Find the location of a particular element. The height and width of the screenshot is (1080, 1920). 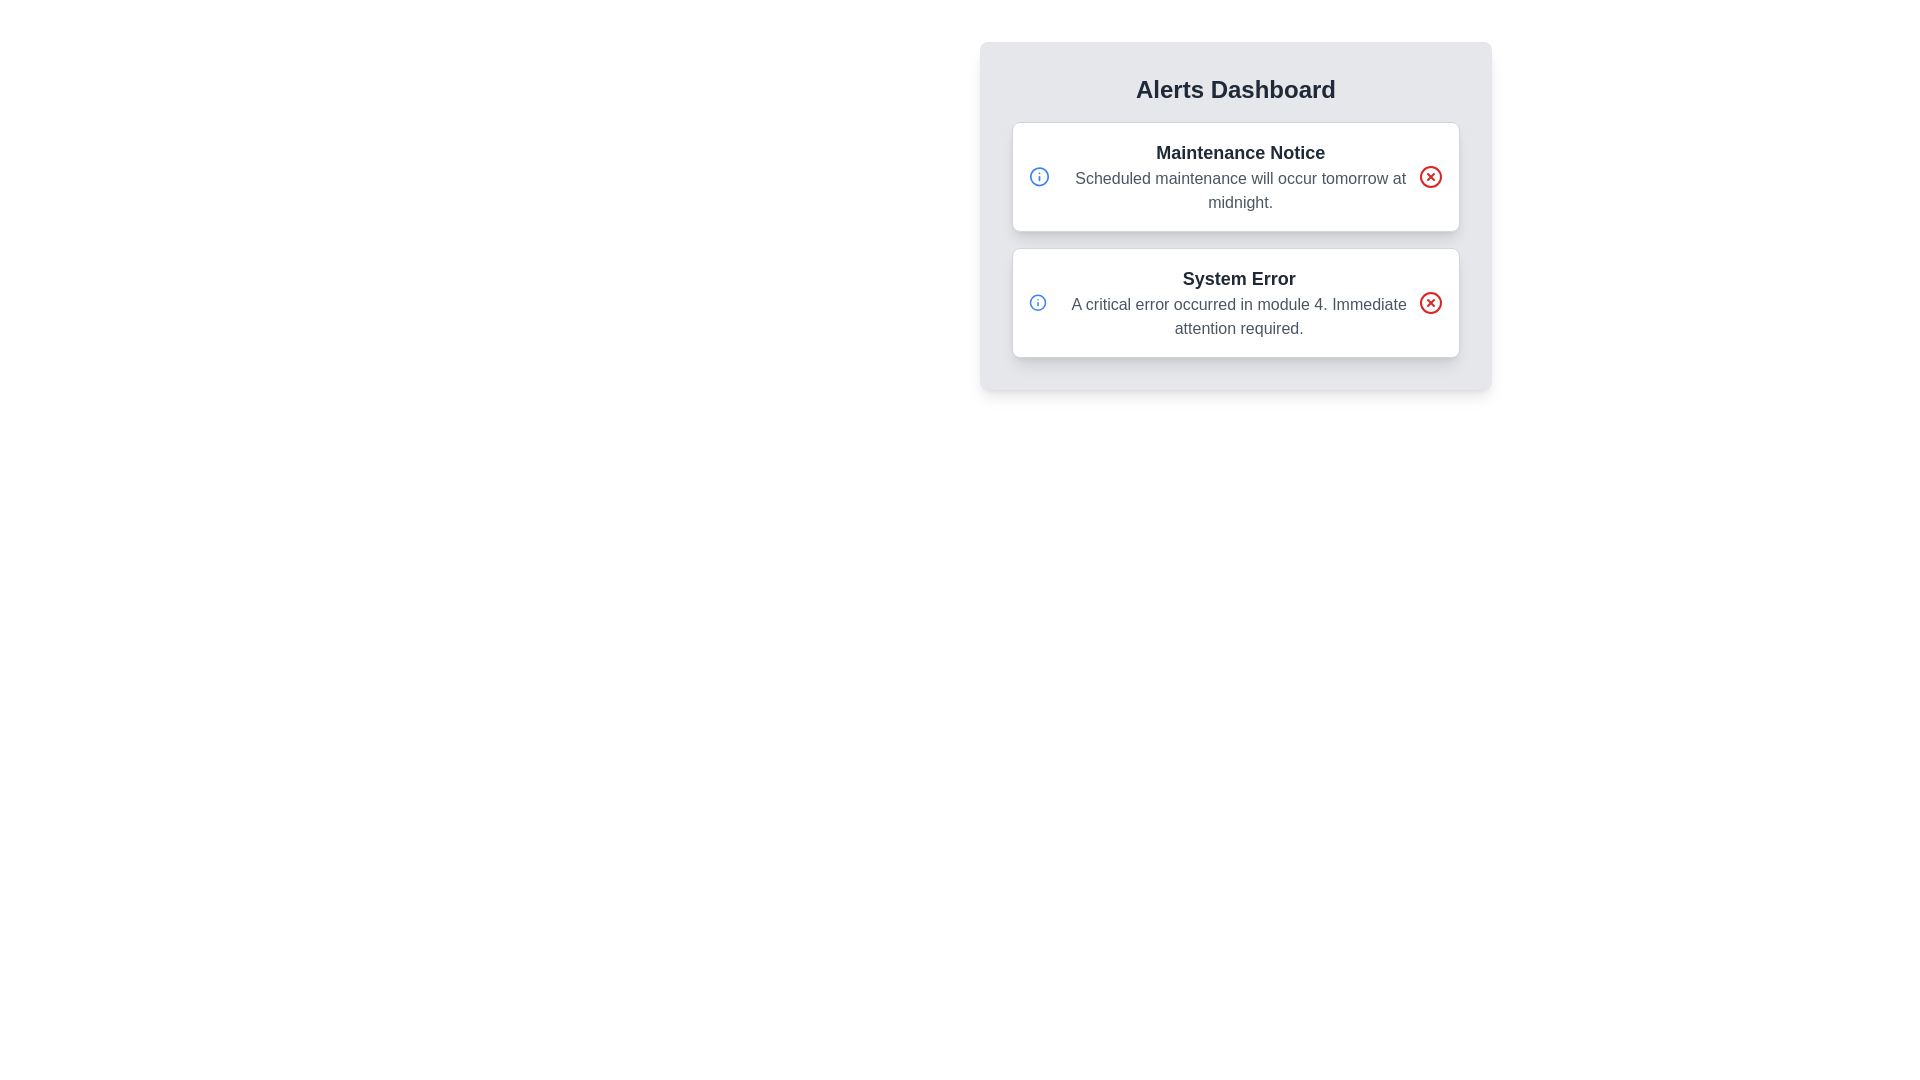

the 'Maintenance Notice' text label, which is prominently displayed in bold dark gray within the notification card at the top of the 'Alerts Dashboard' section is located at coordinates (1239, 152).